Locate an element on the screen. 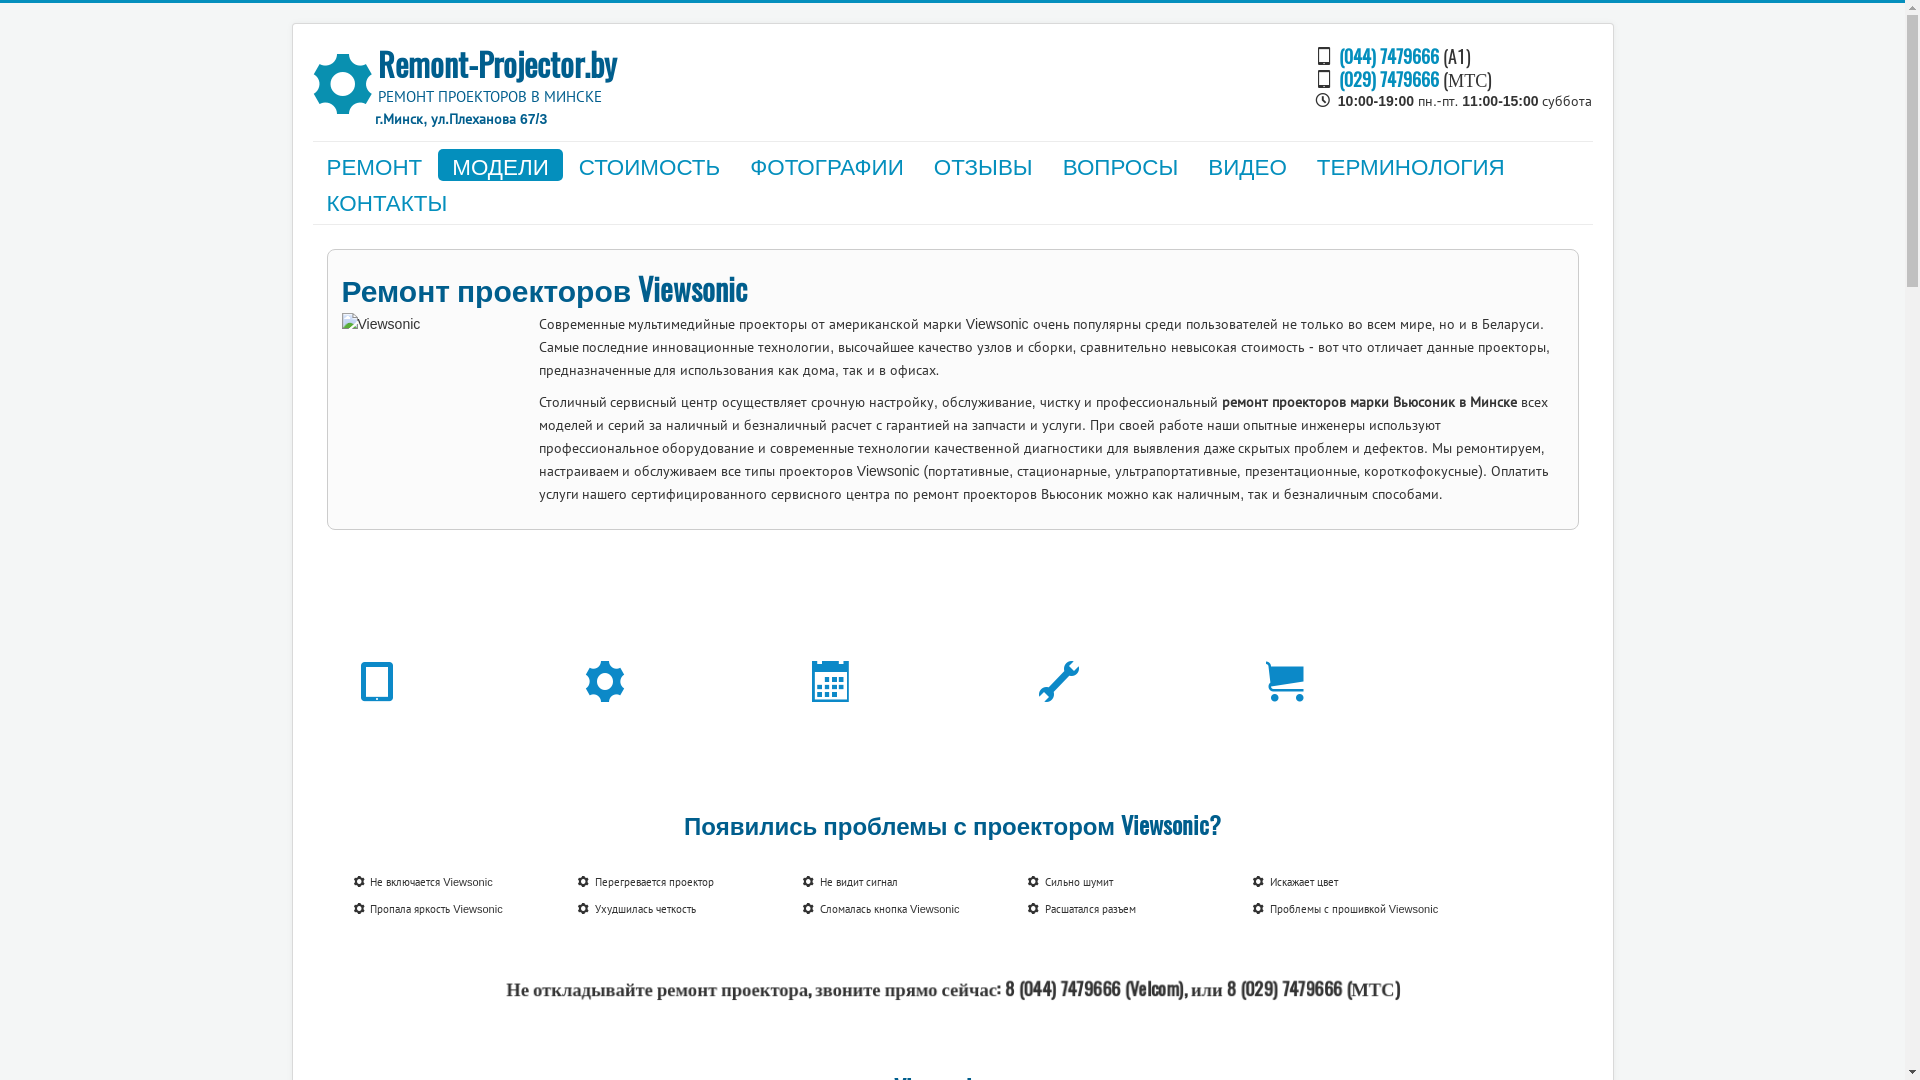  '(029) 7479666' is located at coordinates (1387, 77).